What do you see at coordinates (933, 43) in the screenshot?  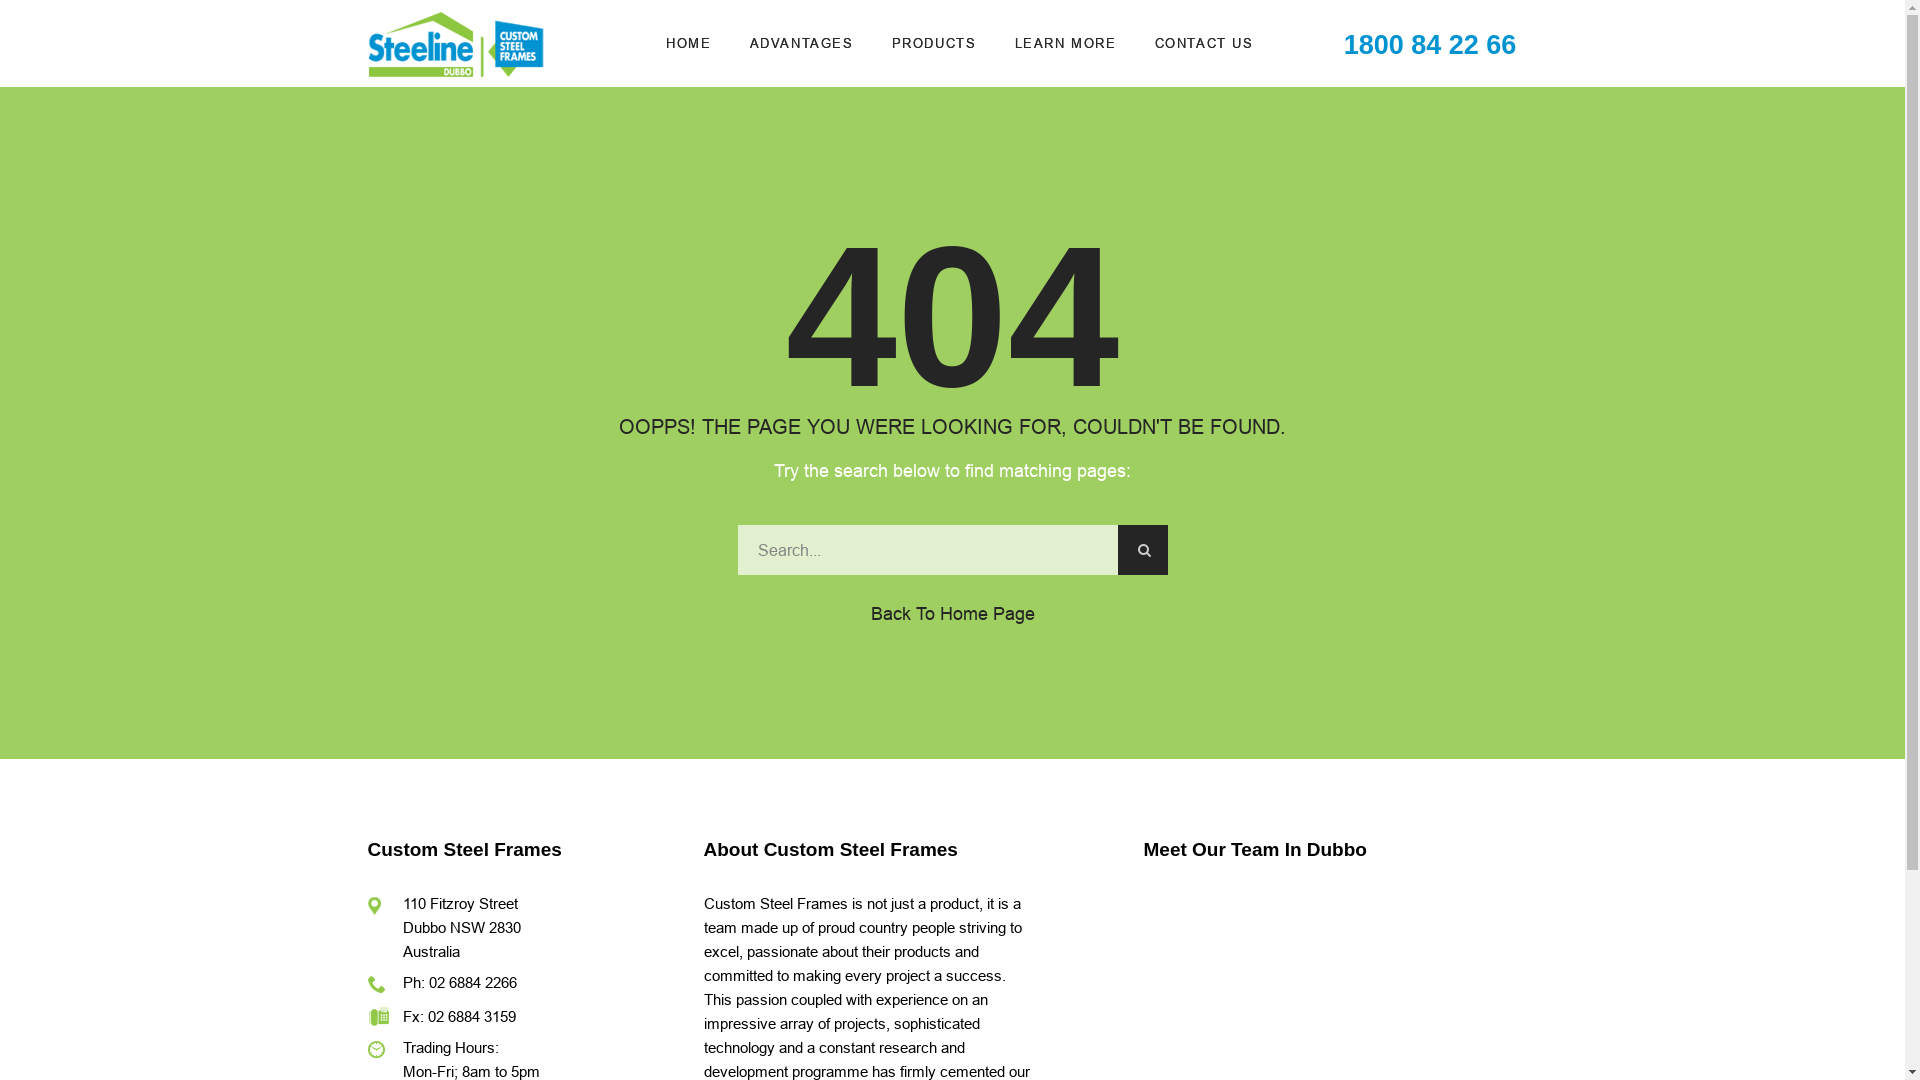 I see `'PRODUCTS'` at bounding box center [933, 43].